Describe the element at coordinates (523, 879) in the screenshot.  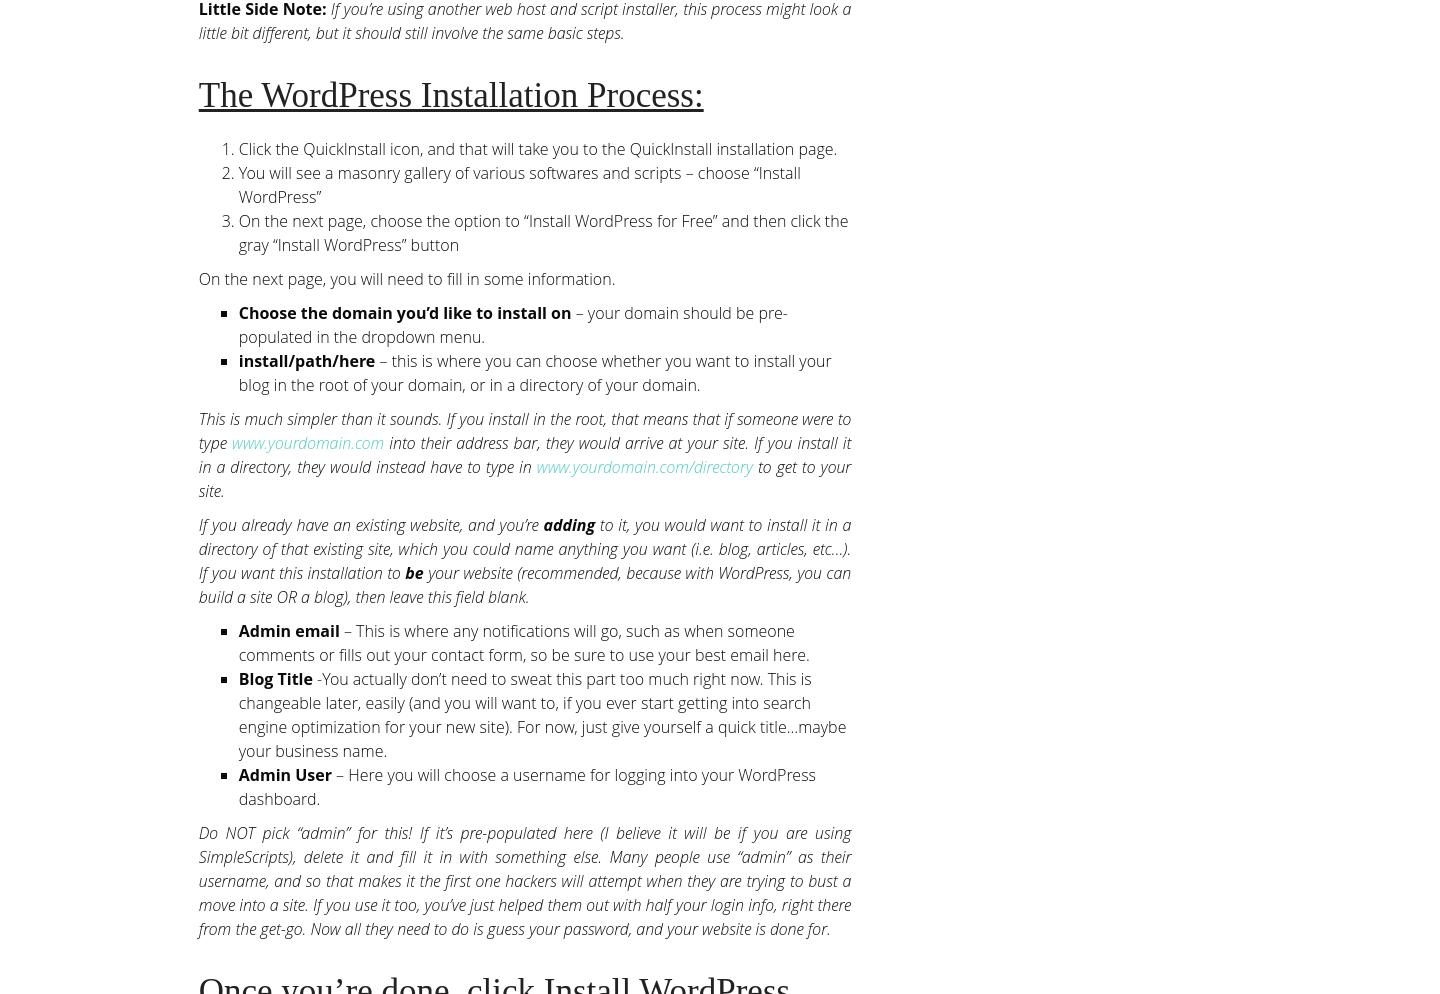
I see `'Do NOT pick “admin” for this! If it’s pre-populated here (I believe it will be if you are using SimpleScripts), delete it and fill it in with something else. Many people use “admin” as their username, and so that makes it the first one hackers will attempt when they are trying to bust a move into a site. If you use it too, you’ve just helped them out with half your login info, right there from the get-go. Now all they need to do is guess your password, and your website is done for.'` at that location.